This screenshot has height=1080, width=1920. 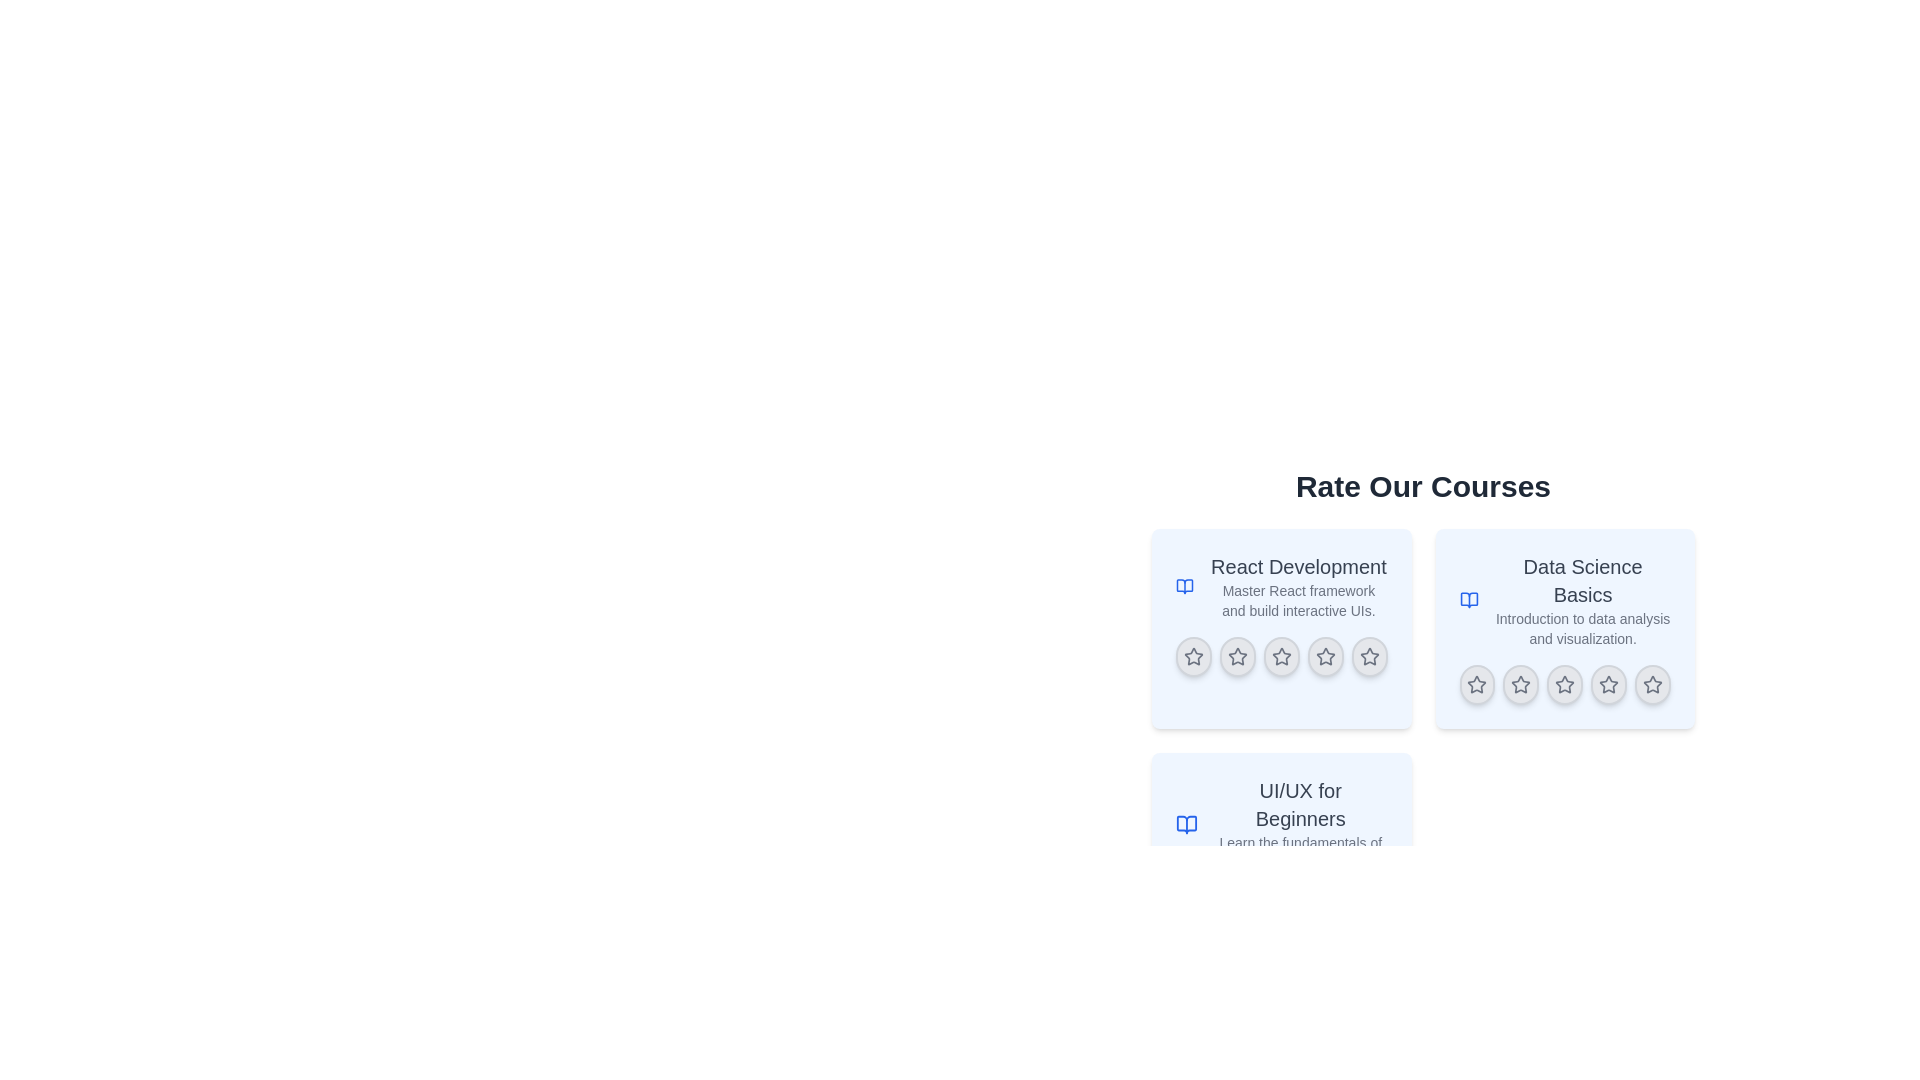 What do you see at coordinates (1582, 627) in the screenshot?
I see `text label displaying 'Introduction to data analysis and visualization.' which is positioned below the title 'Data Science Basics' in a card-like section` at bounding box center [1582, 627].